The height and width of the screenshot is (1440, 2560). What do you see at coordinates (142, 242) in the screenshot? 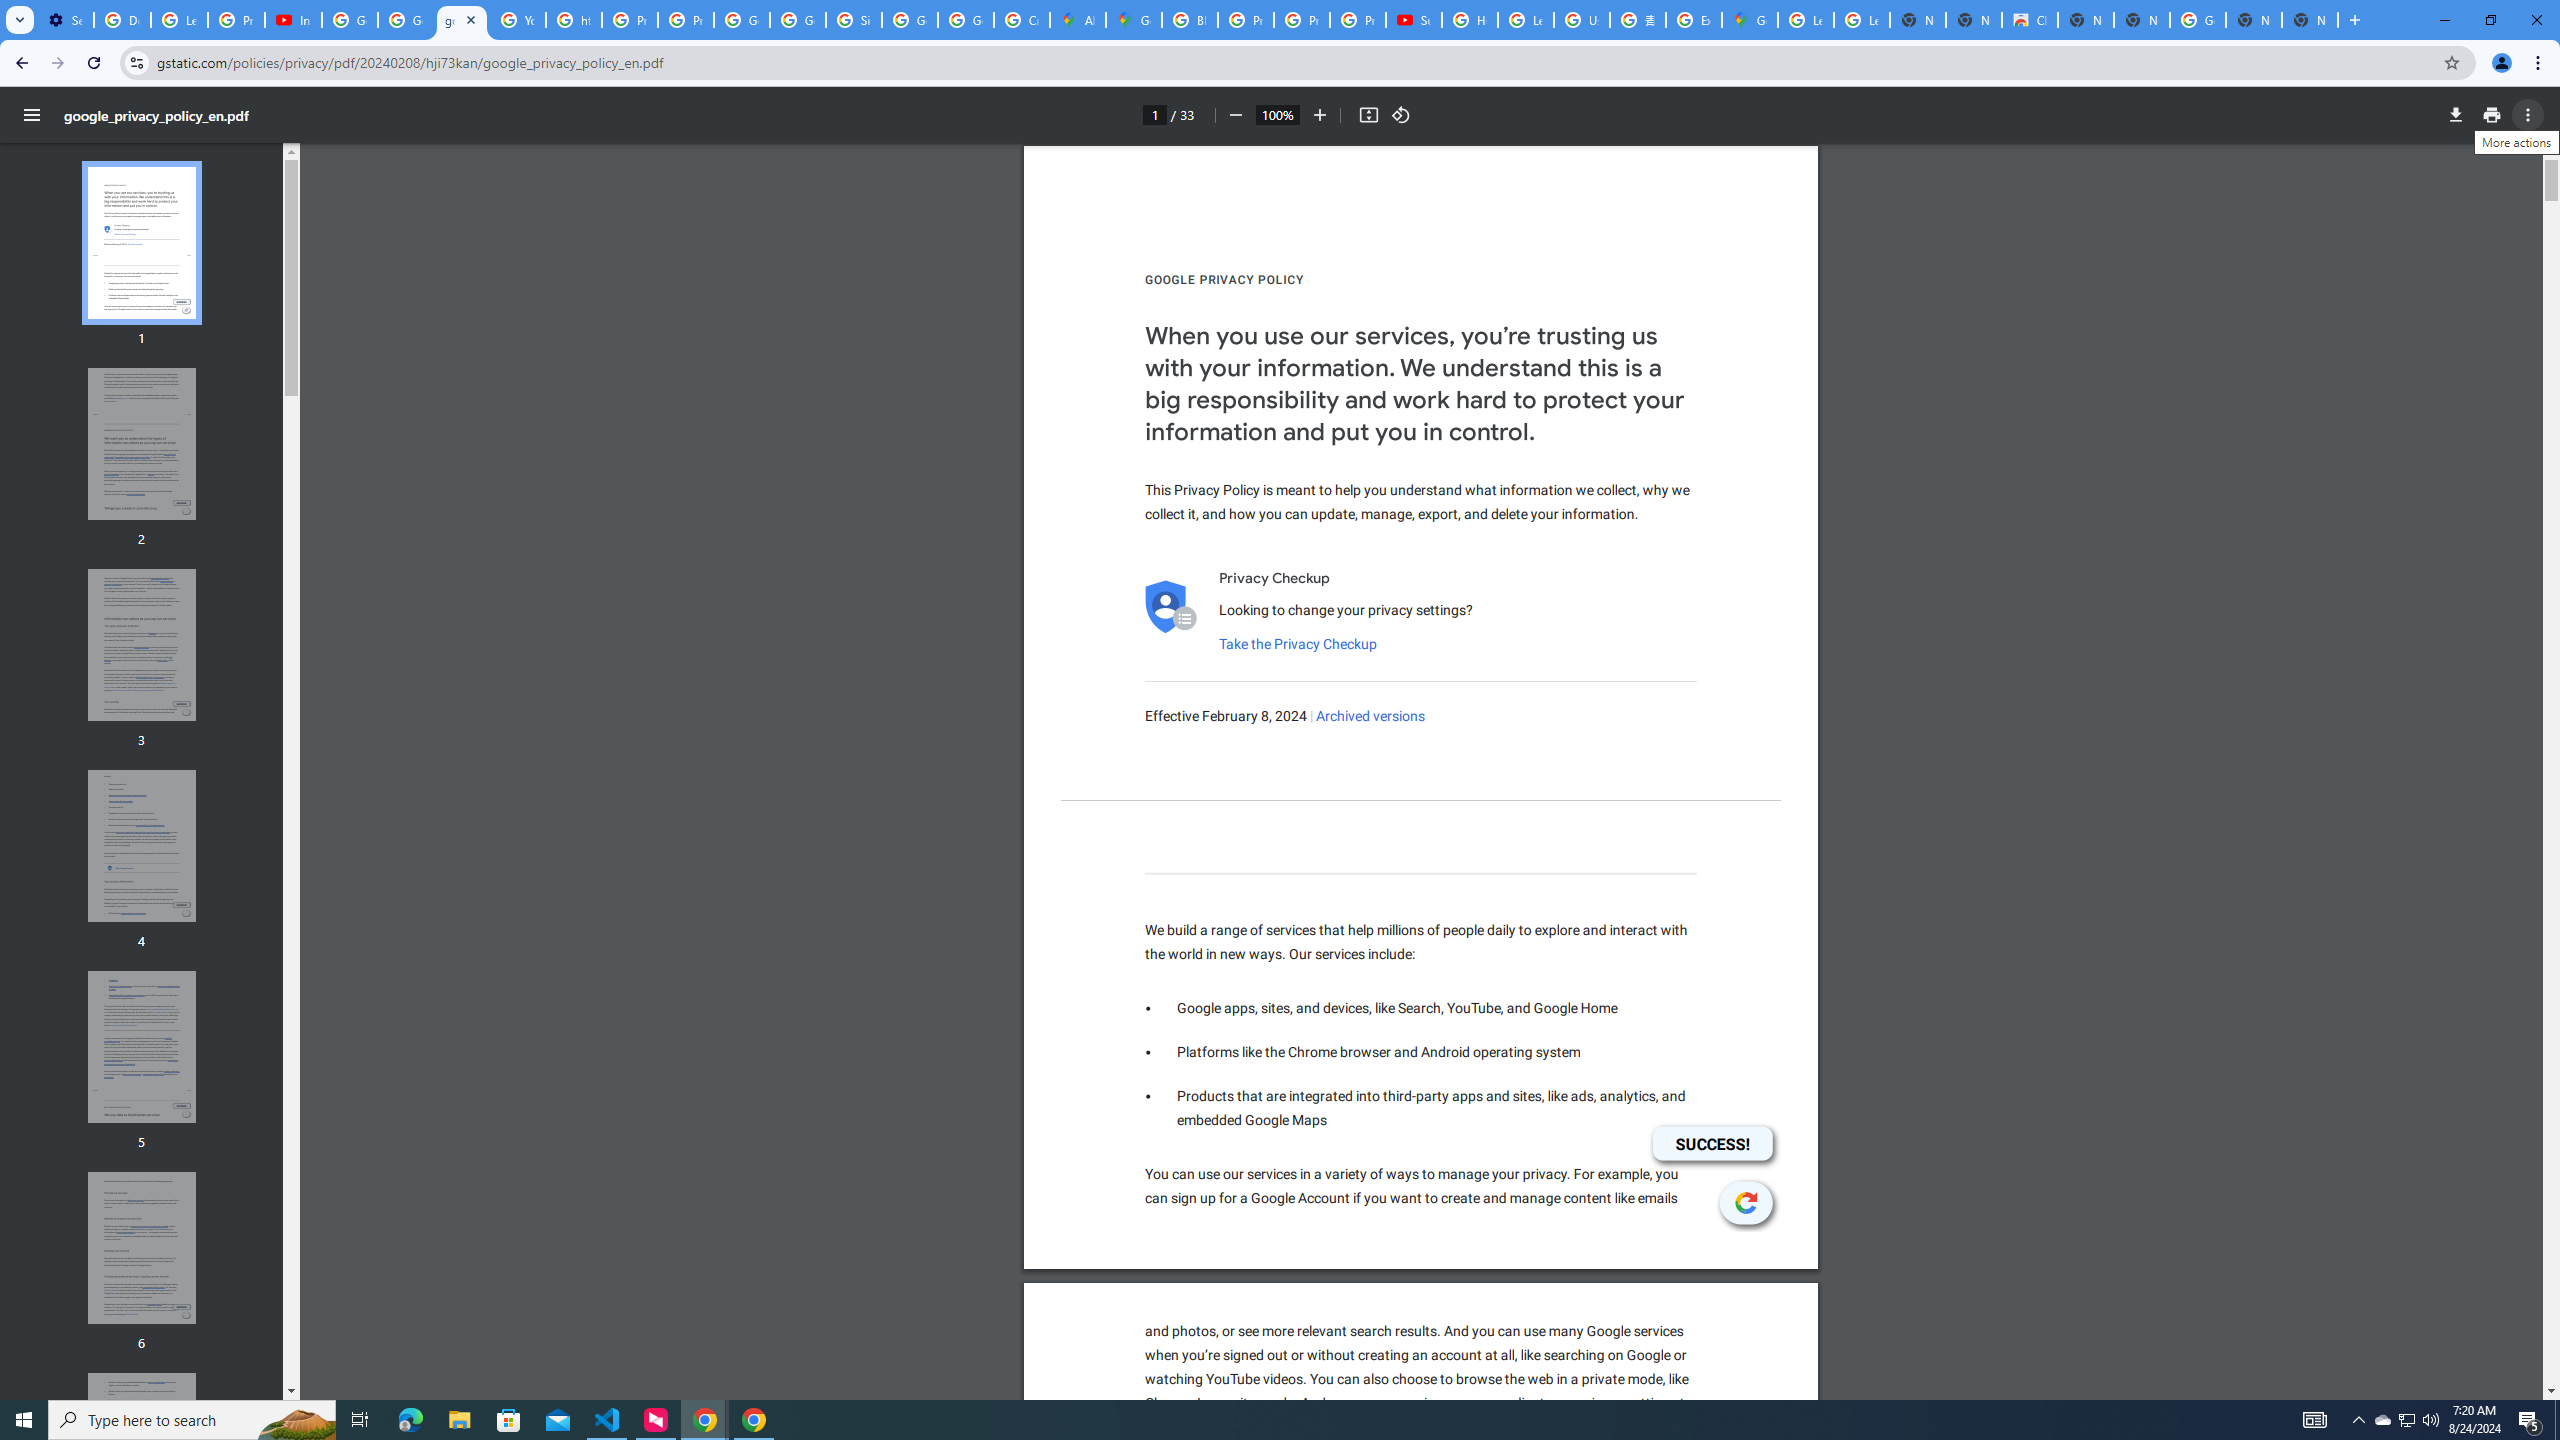
I see `'Thumbnail for page 1'` at bounding box center [142, 242].